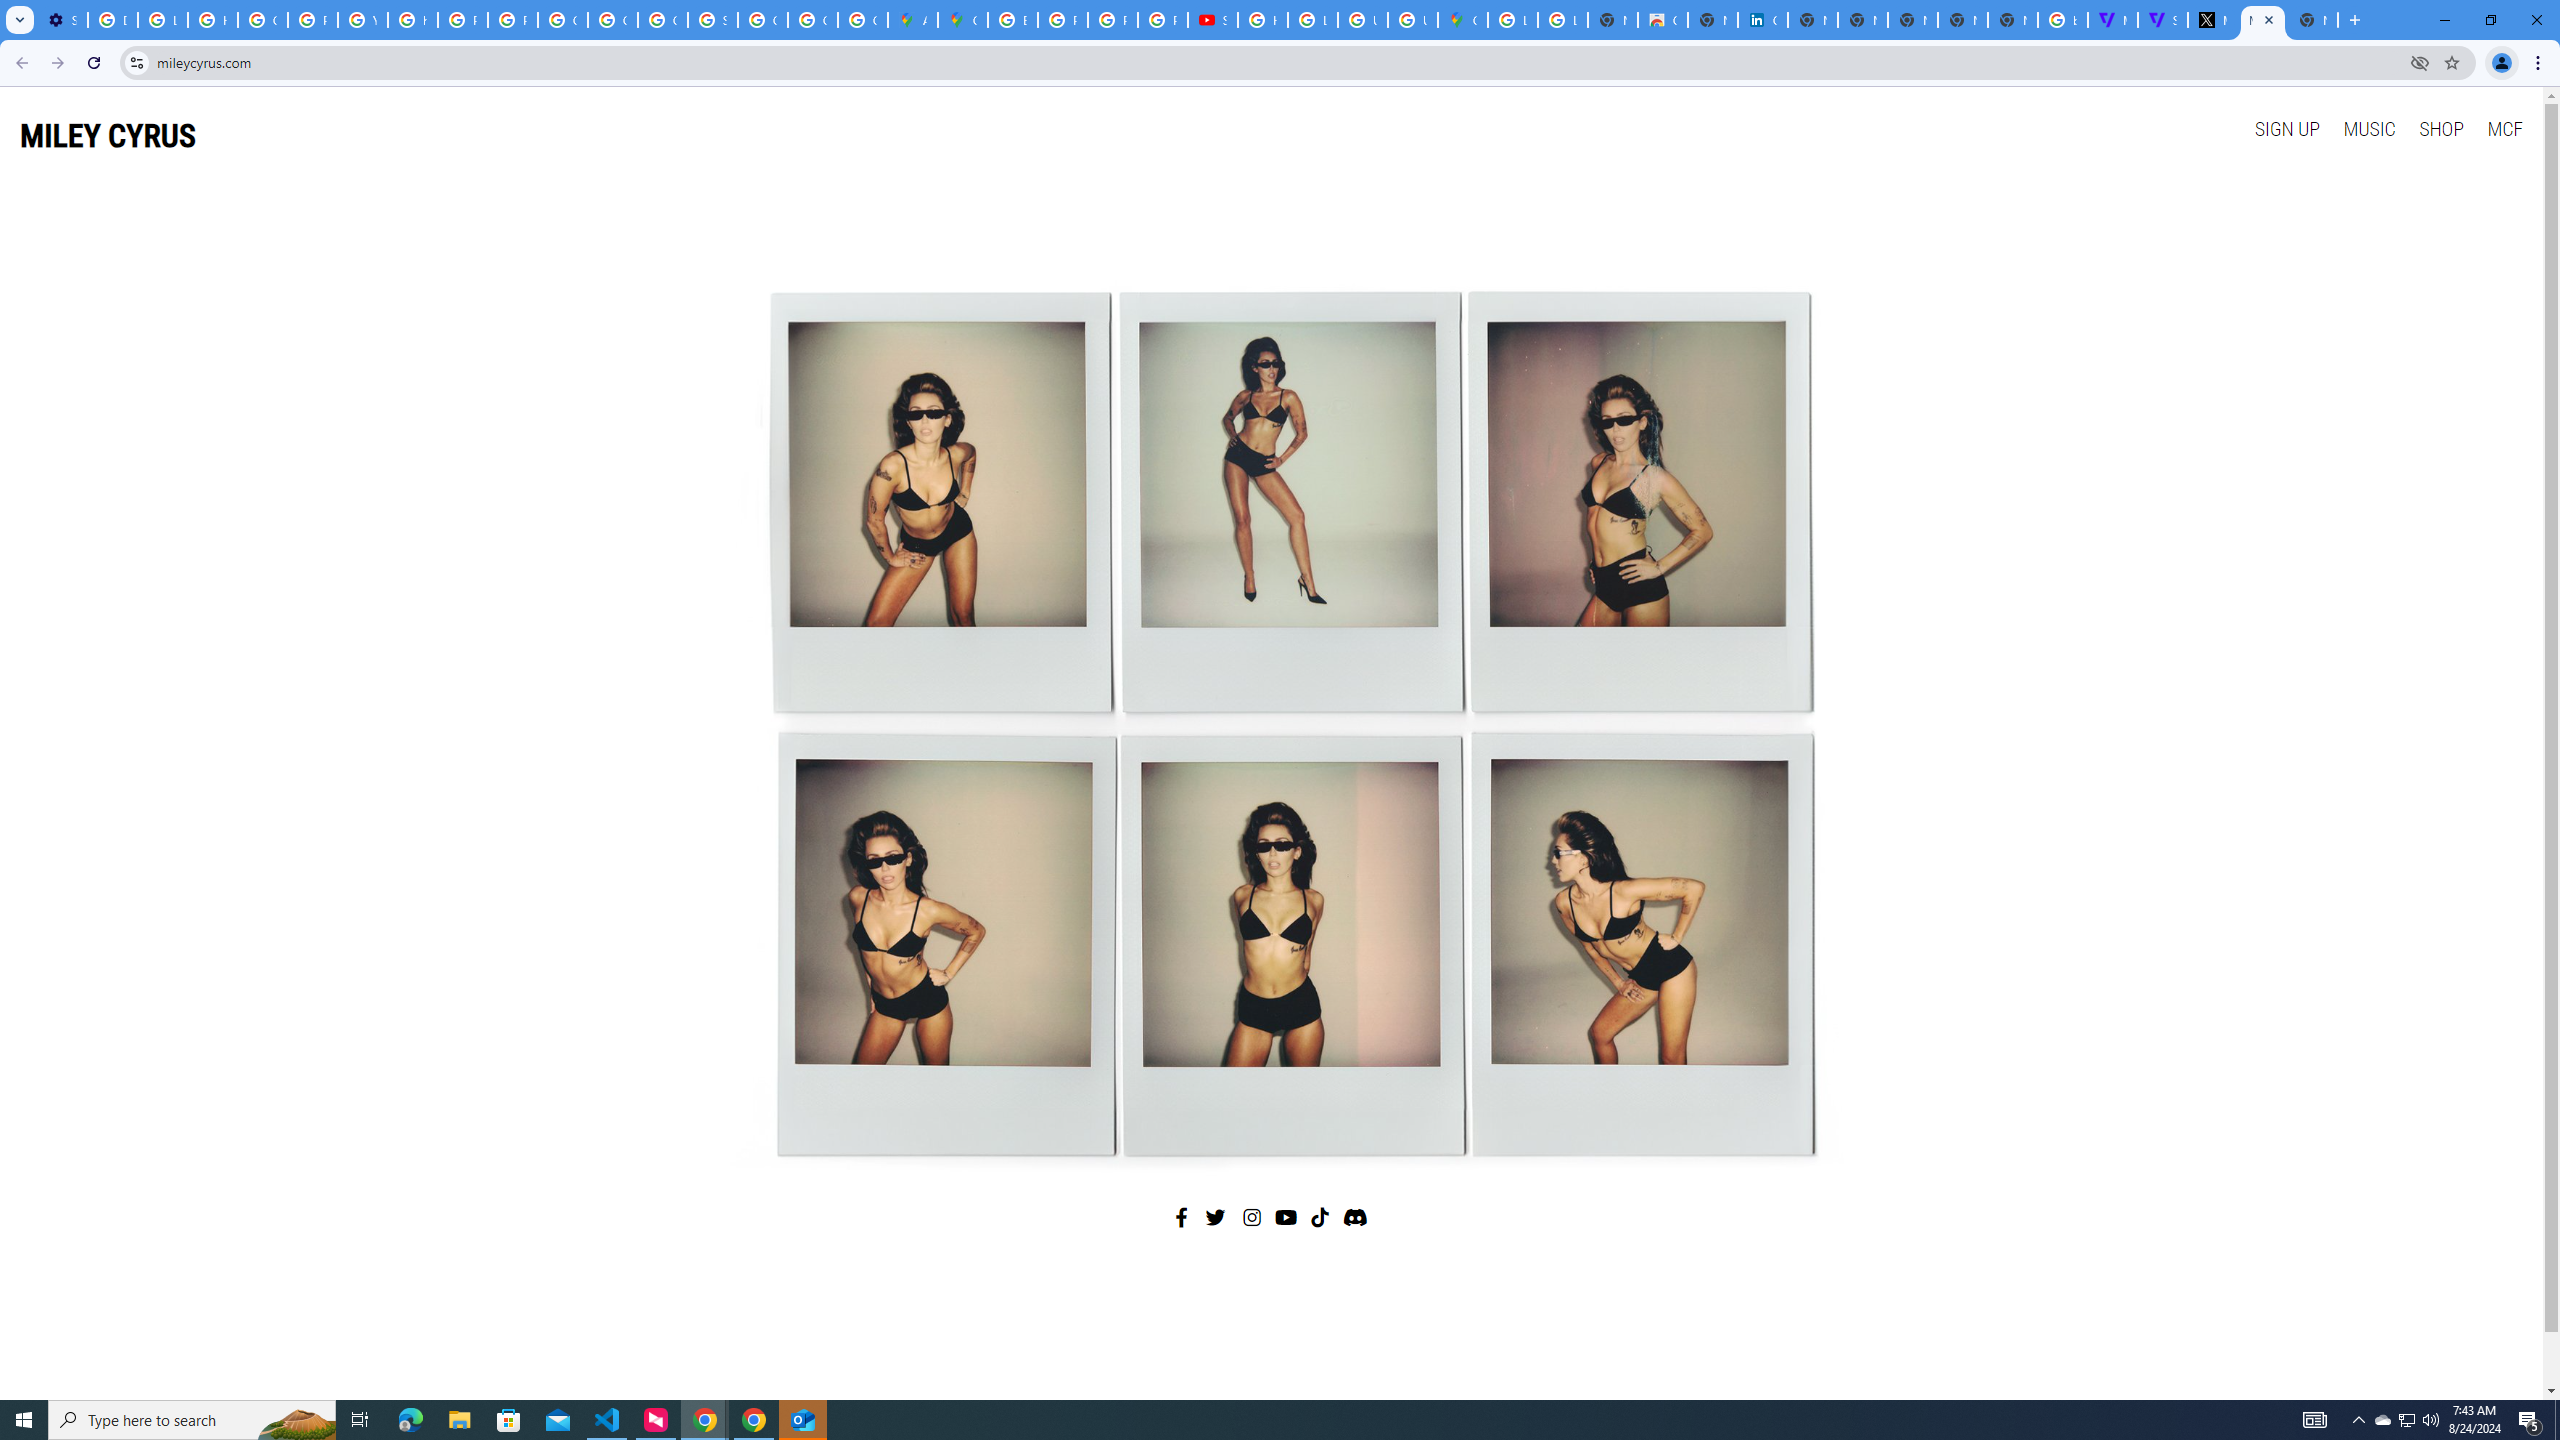 The width and height of the screenshot is (2560, 1440). I want to click on 'MUSIC', so click(2368, 127).